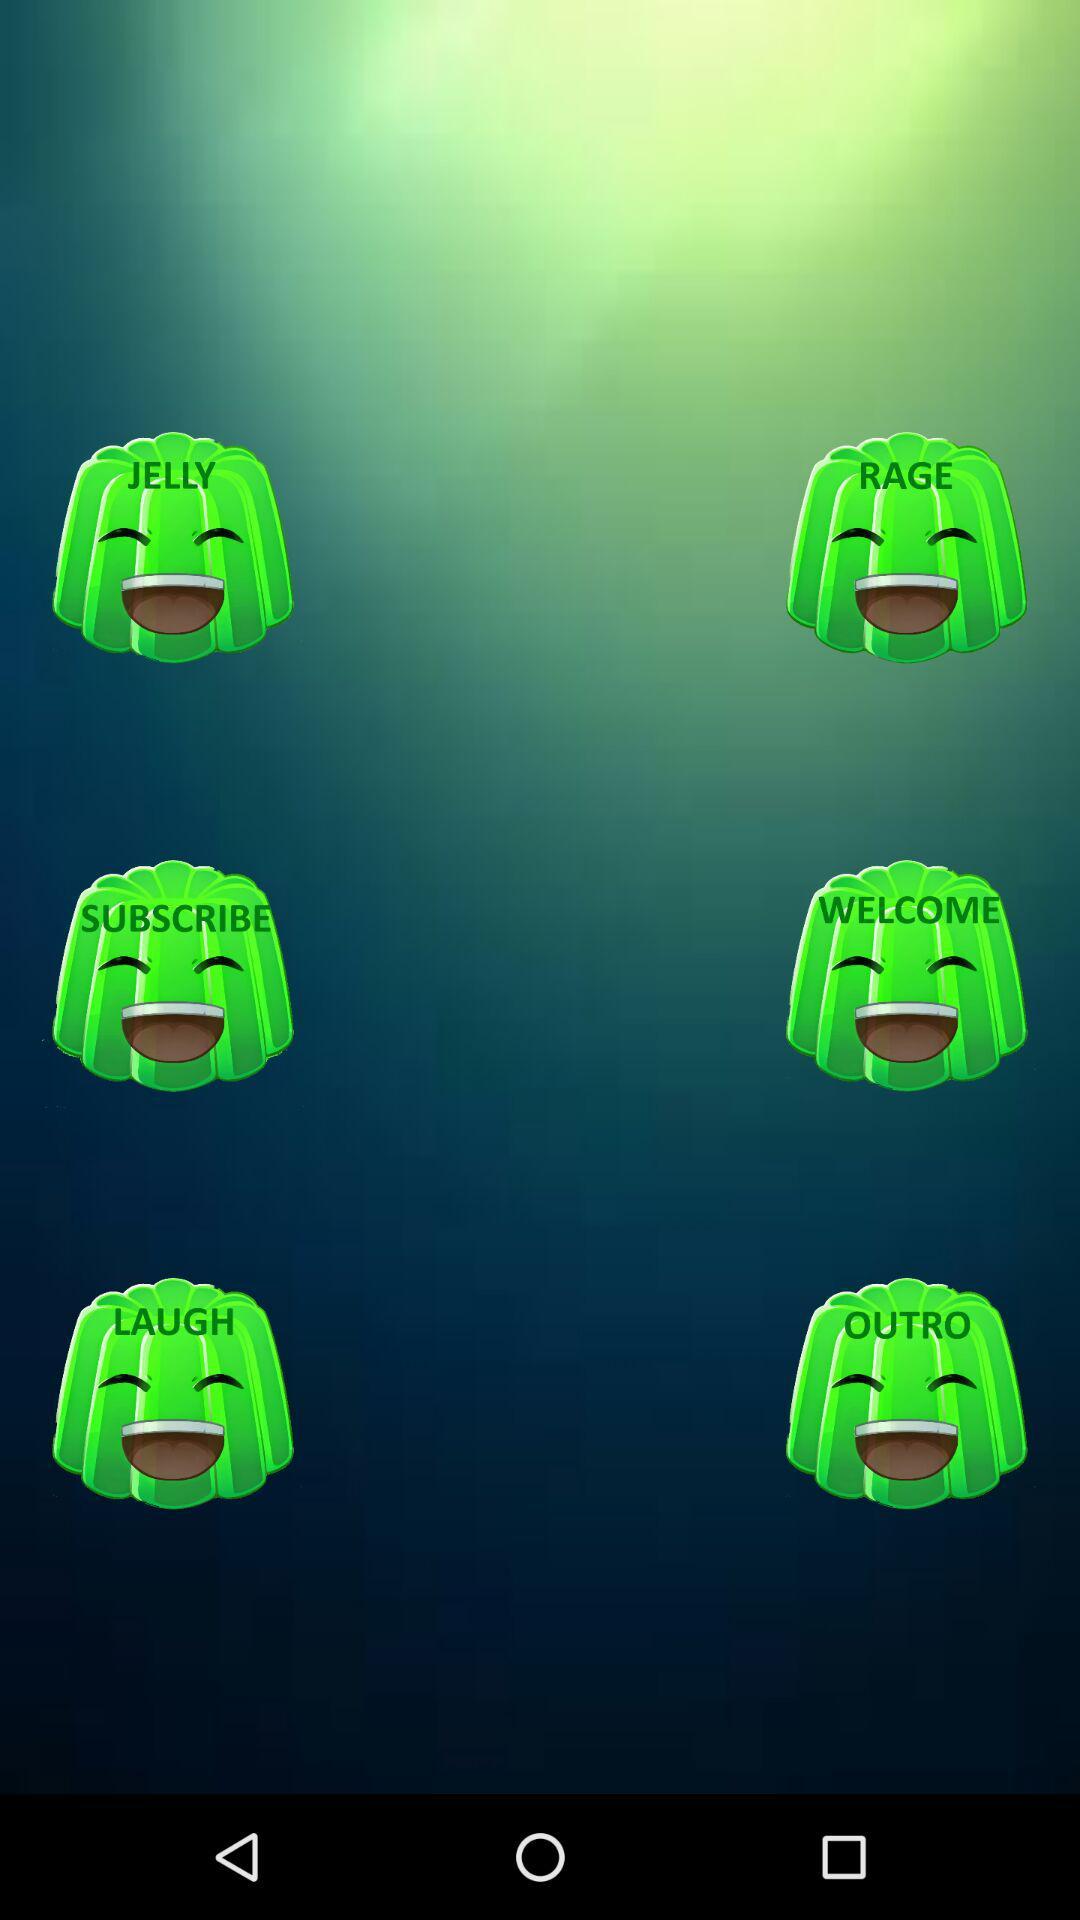 The height and width of the screenshot is (1920, 1080). I want to click on subscribe button, so click(172, 977).